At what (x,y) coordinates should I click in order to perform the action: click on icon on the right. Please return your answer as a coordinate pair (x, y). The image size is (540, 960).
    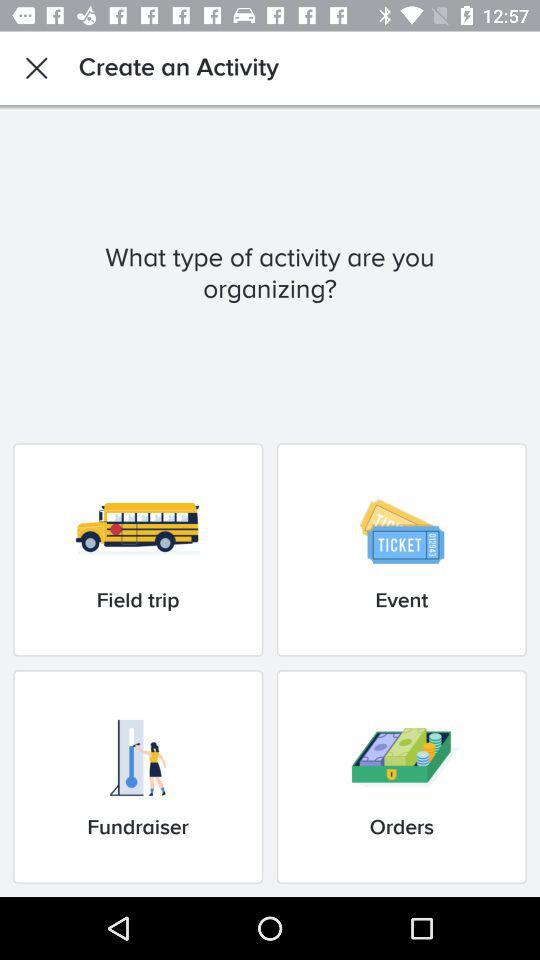
    Looking at the image, I should click on (401, 549).